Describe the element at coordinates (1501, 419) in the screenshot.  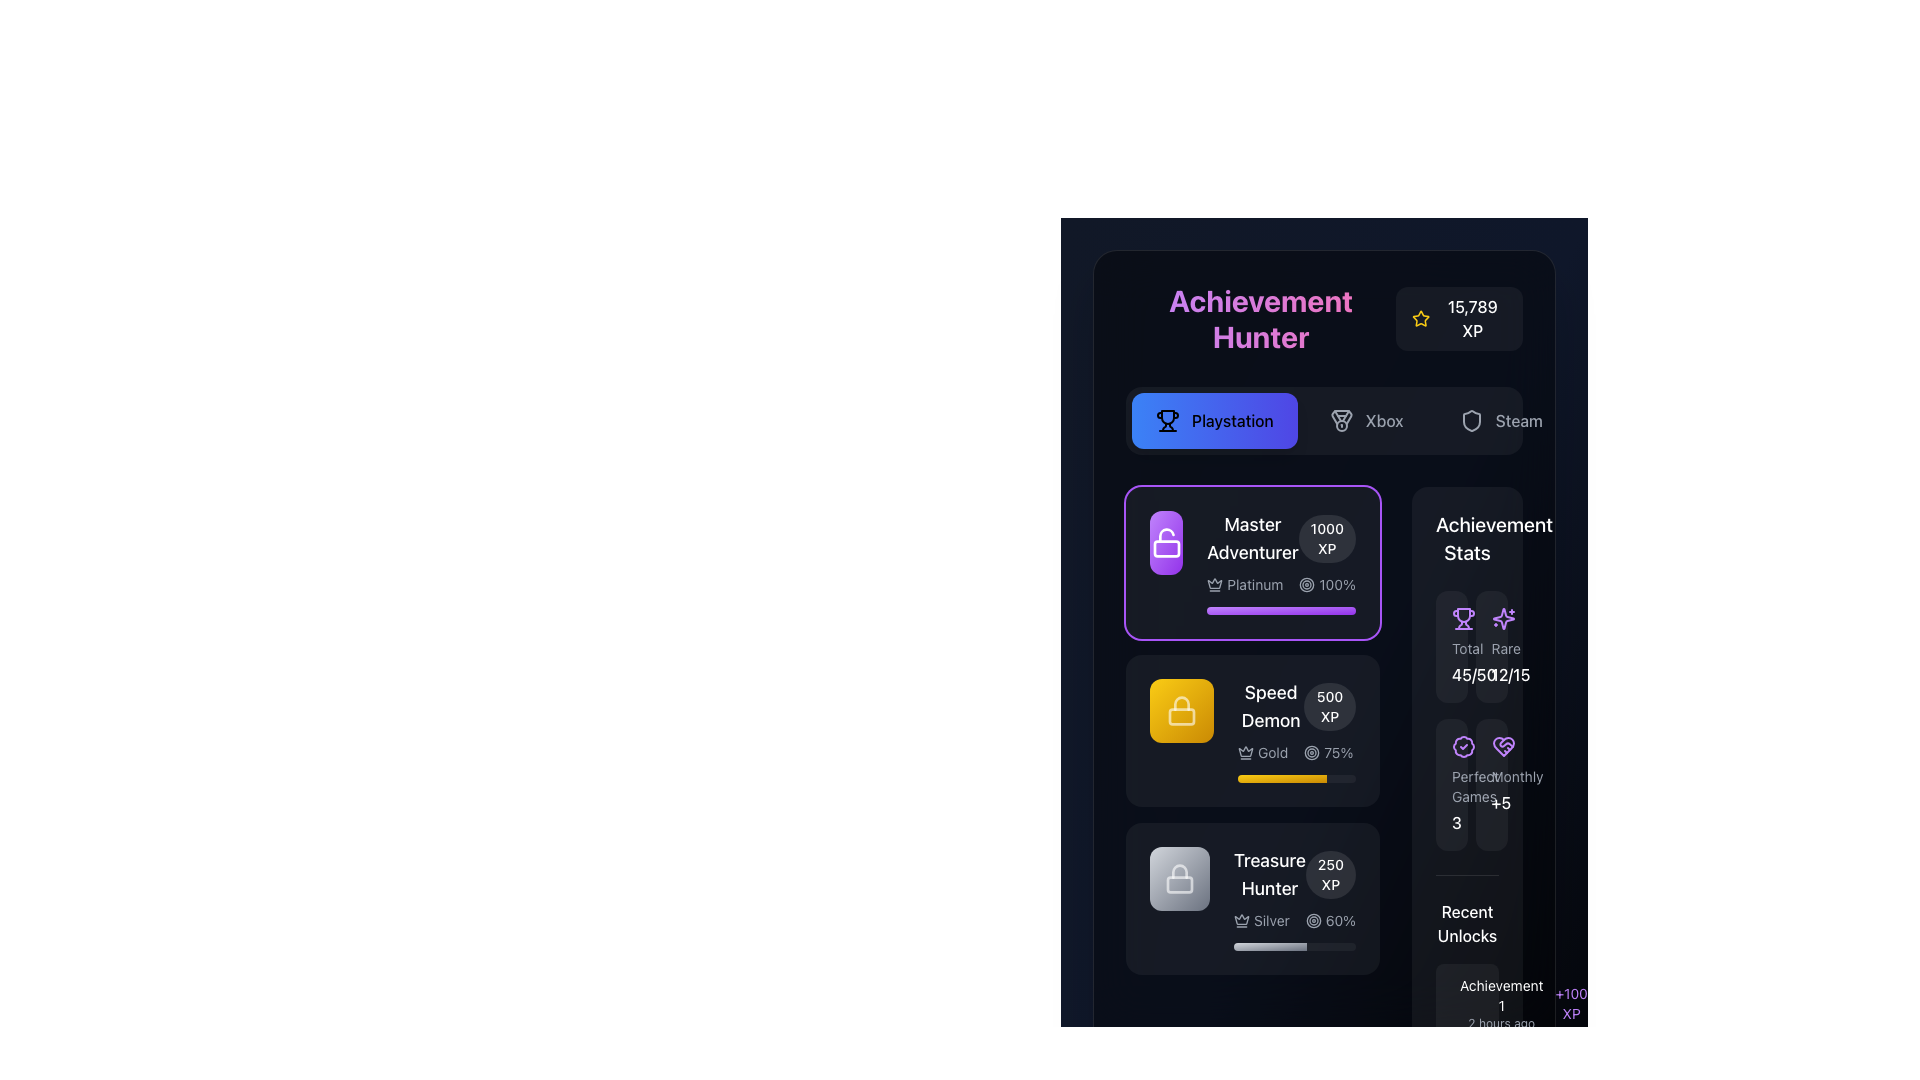
I see `the 'Steam' button, which features a shield icon and is styled with a grayish color scheme` at that location.